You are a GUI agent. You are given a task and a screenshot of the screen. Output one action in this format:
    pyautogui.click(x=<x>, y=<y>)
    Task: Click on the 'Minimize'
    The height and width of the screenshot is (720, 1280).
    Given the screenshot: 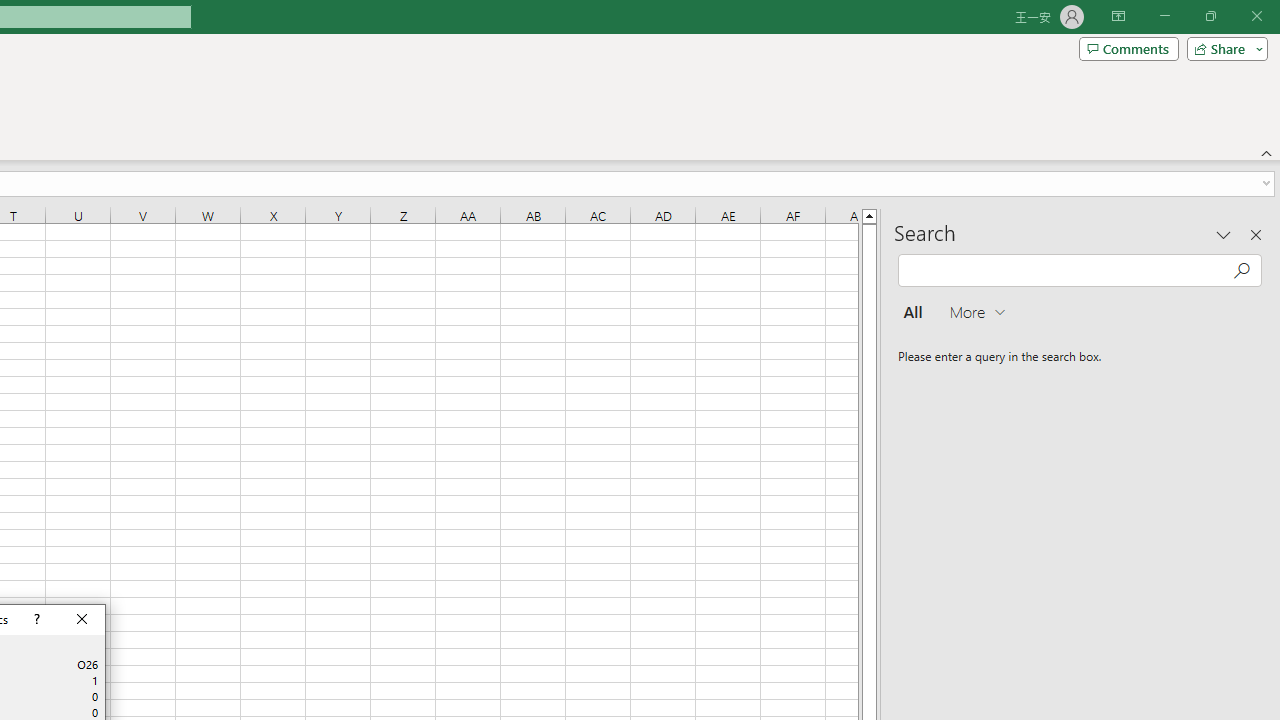 What is the action you would take?
    pyautogui.click(x=1164, y=16)
    